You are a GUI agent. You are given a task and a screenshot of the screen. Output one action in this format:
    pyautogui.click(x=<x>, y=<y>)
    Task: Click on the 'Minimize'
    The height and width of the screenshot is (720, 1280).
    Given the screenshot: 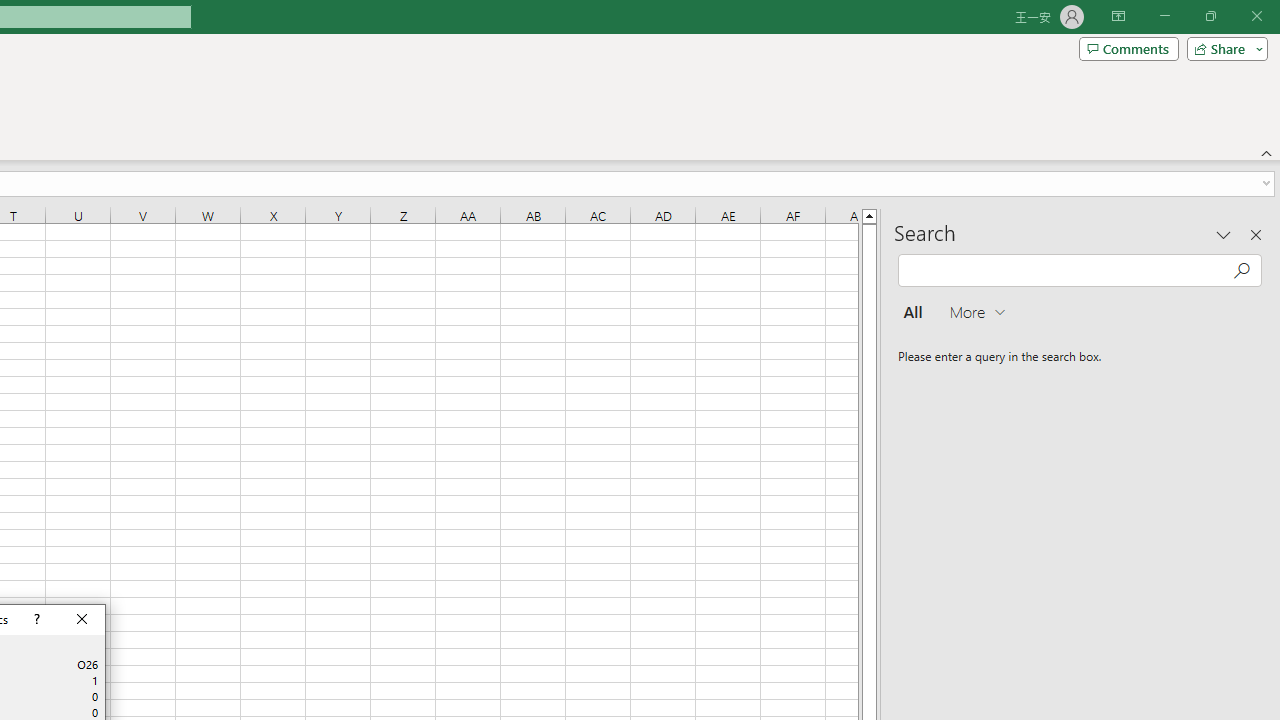 What is the action you would take?
    pyautogui.click(x=1164, y=16)
    